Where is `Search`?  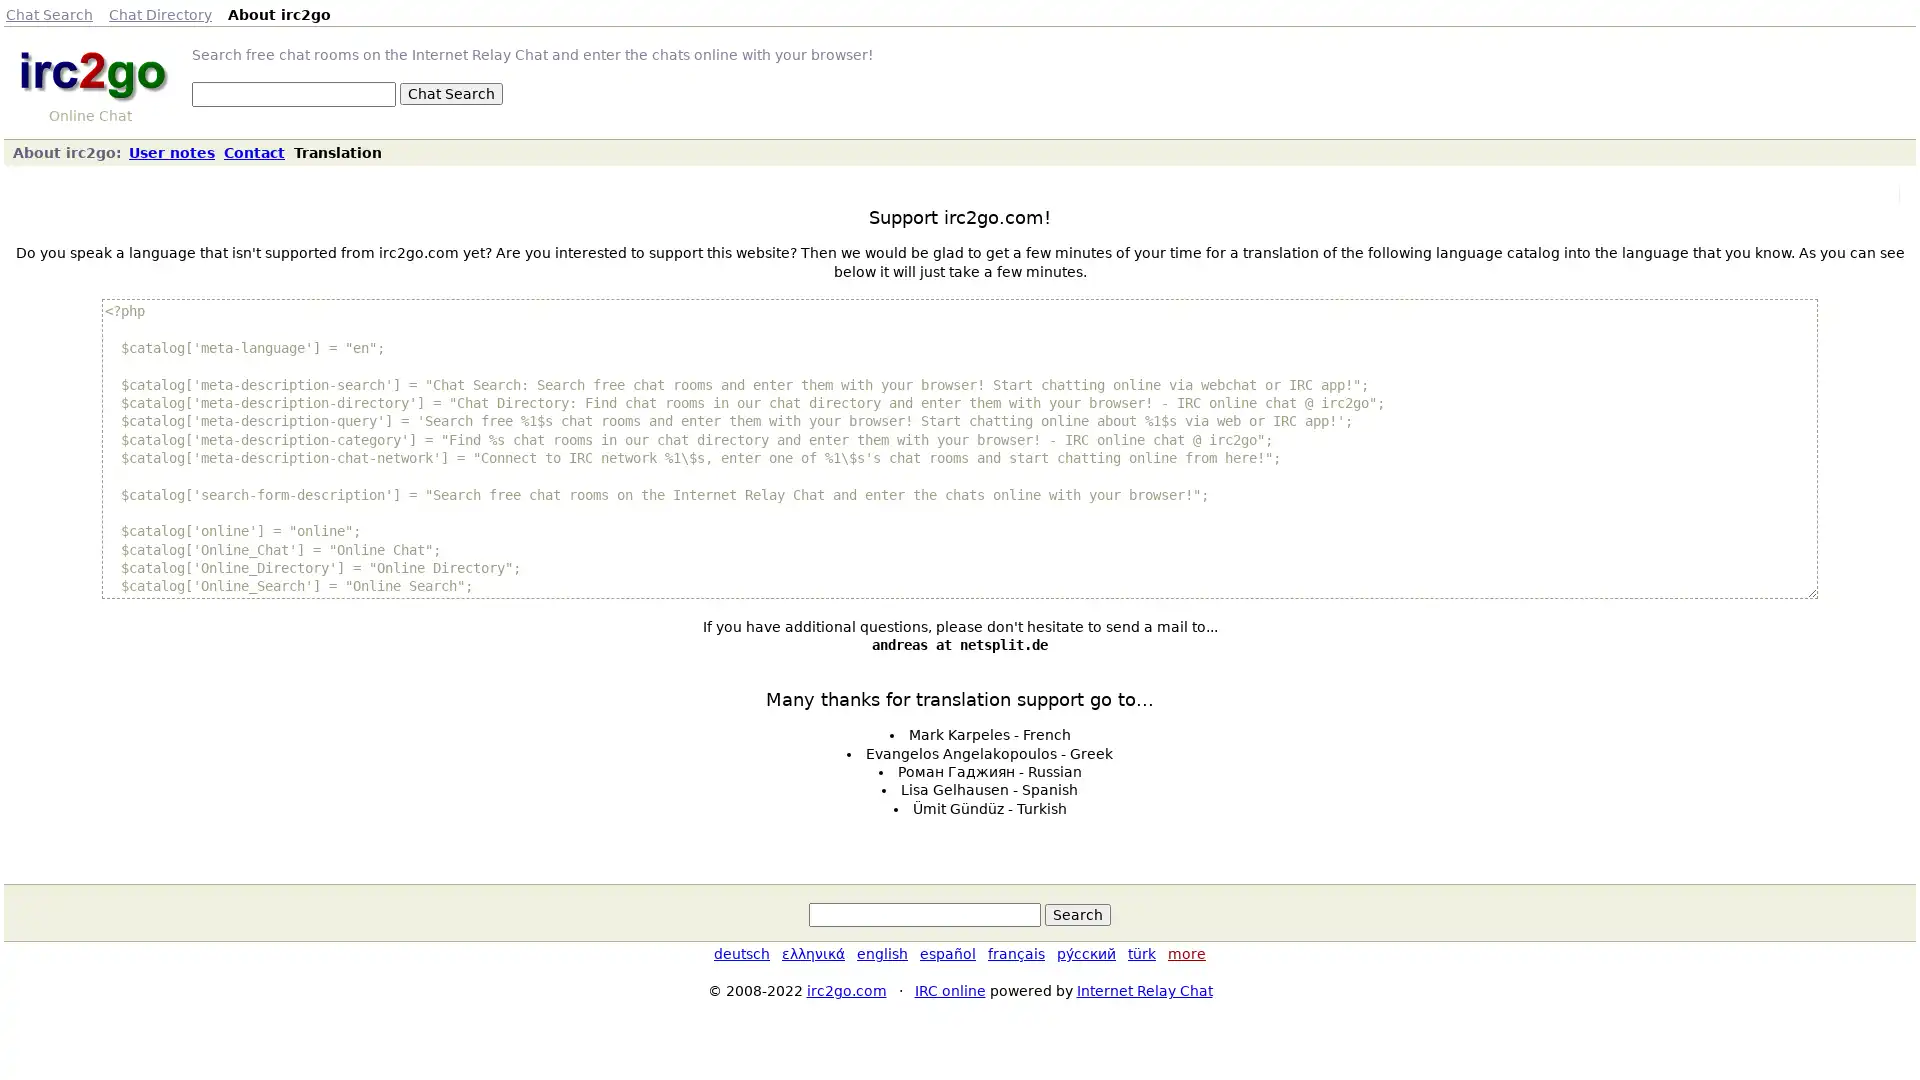
Search is located at coordinates (1077, 914).